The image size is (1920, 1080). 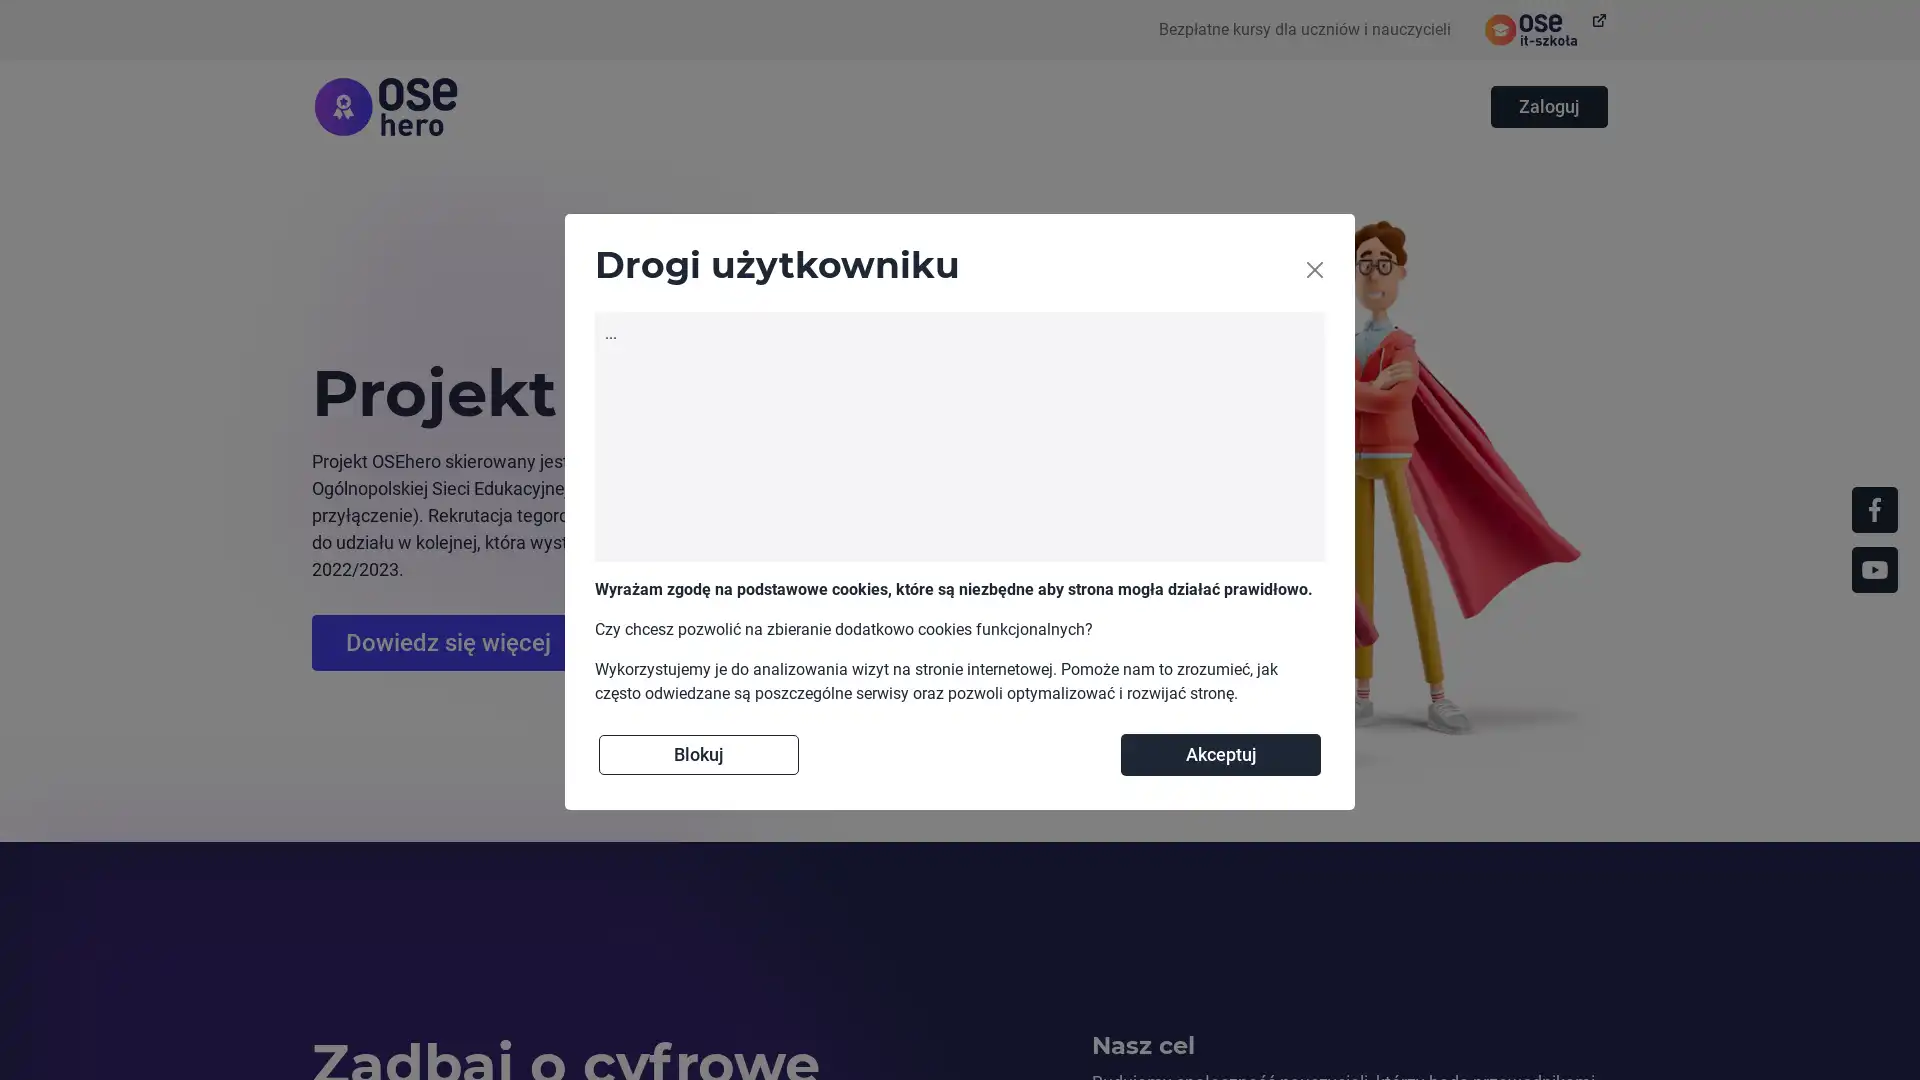 I want to click on Close, so click(x=1315, y=270).